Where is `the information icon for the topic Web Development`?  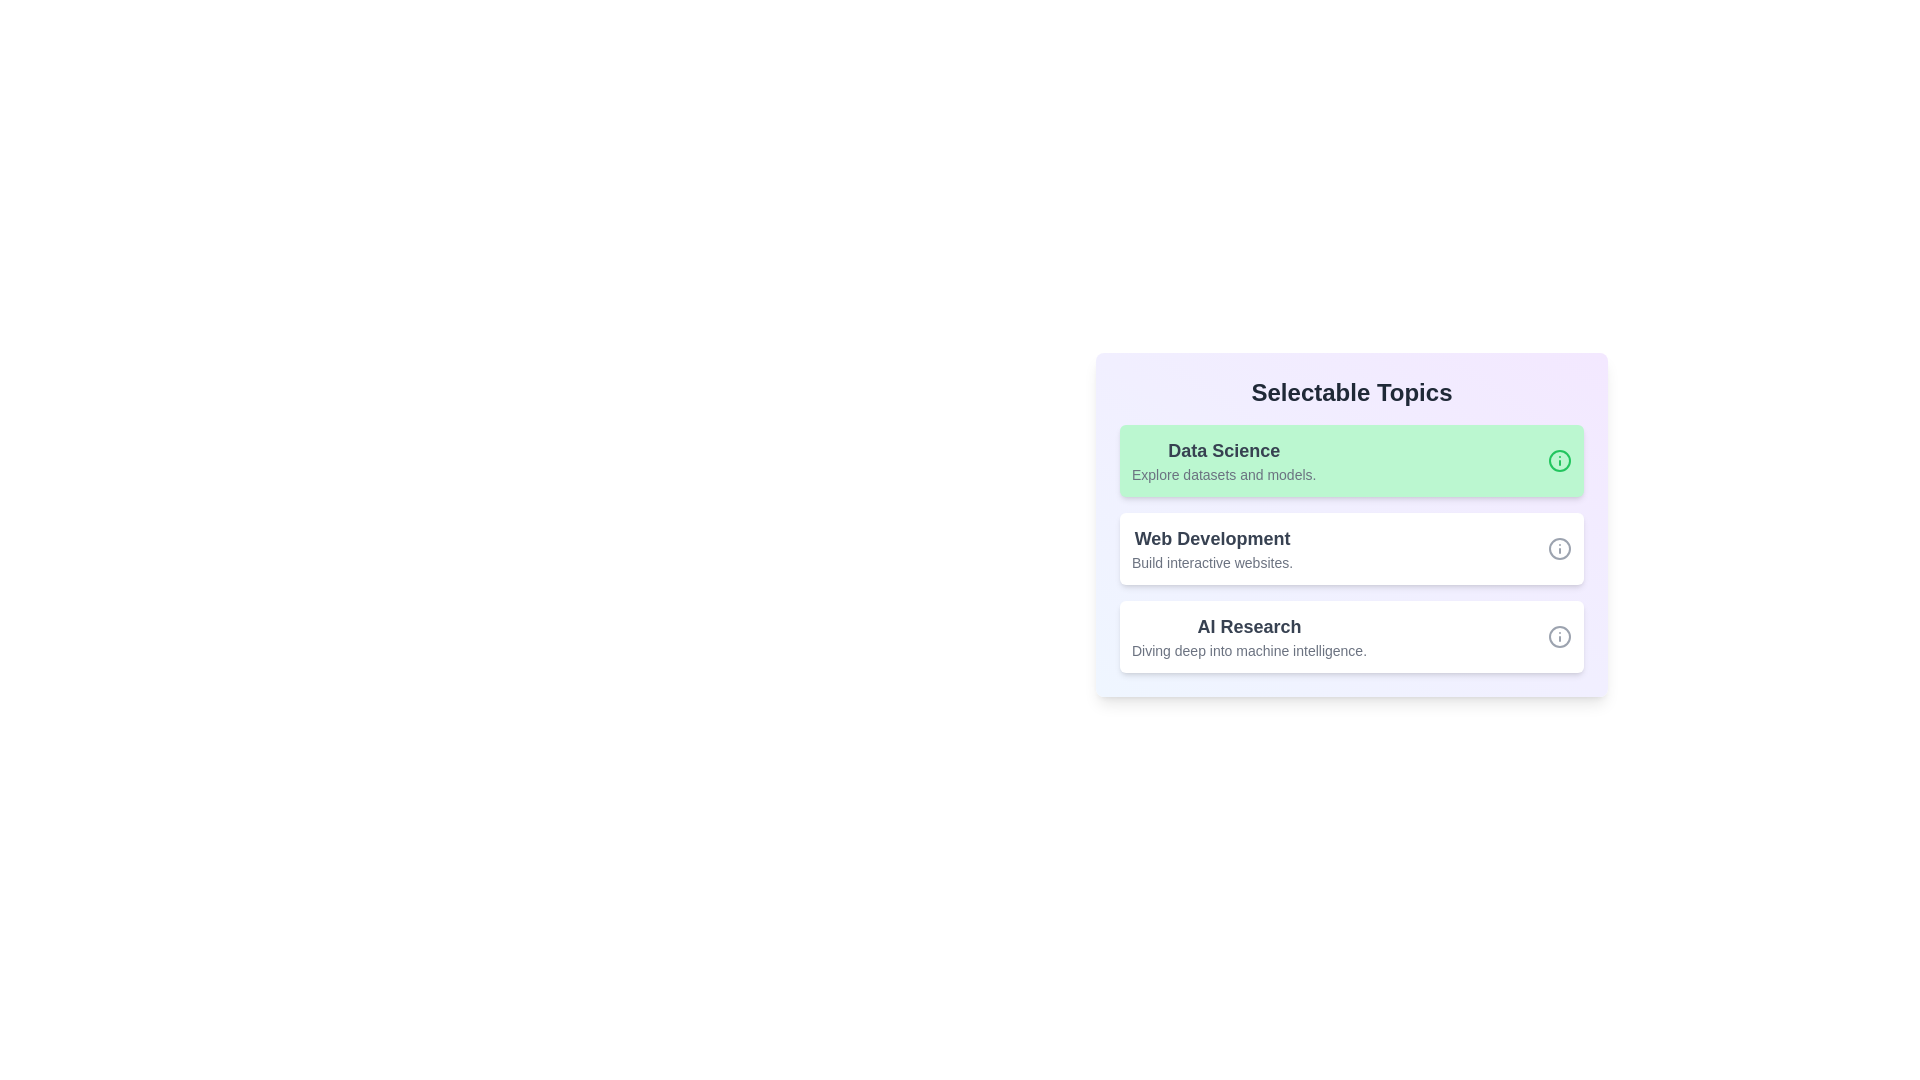 the information icon for the topic Web Development is located at coordinates (1559, 548).